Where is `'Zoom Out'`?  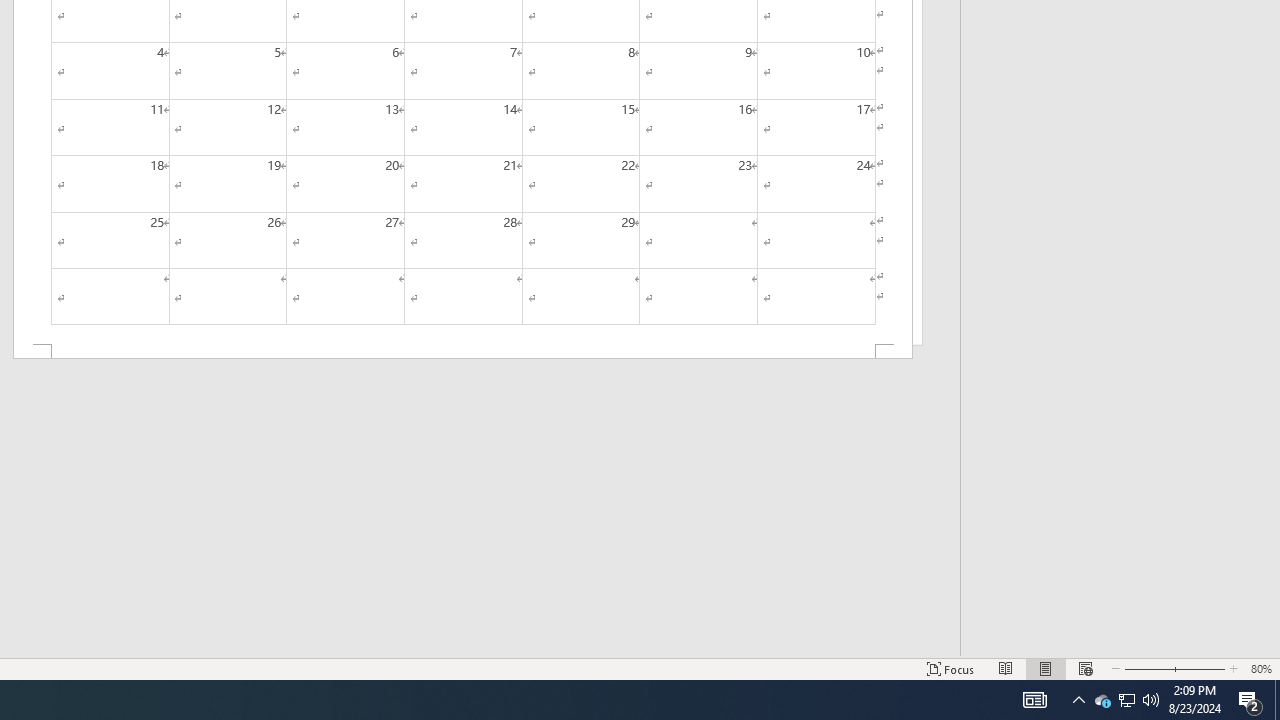 'Zoom Out' is located at coordinates (1143, 669).